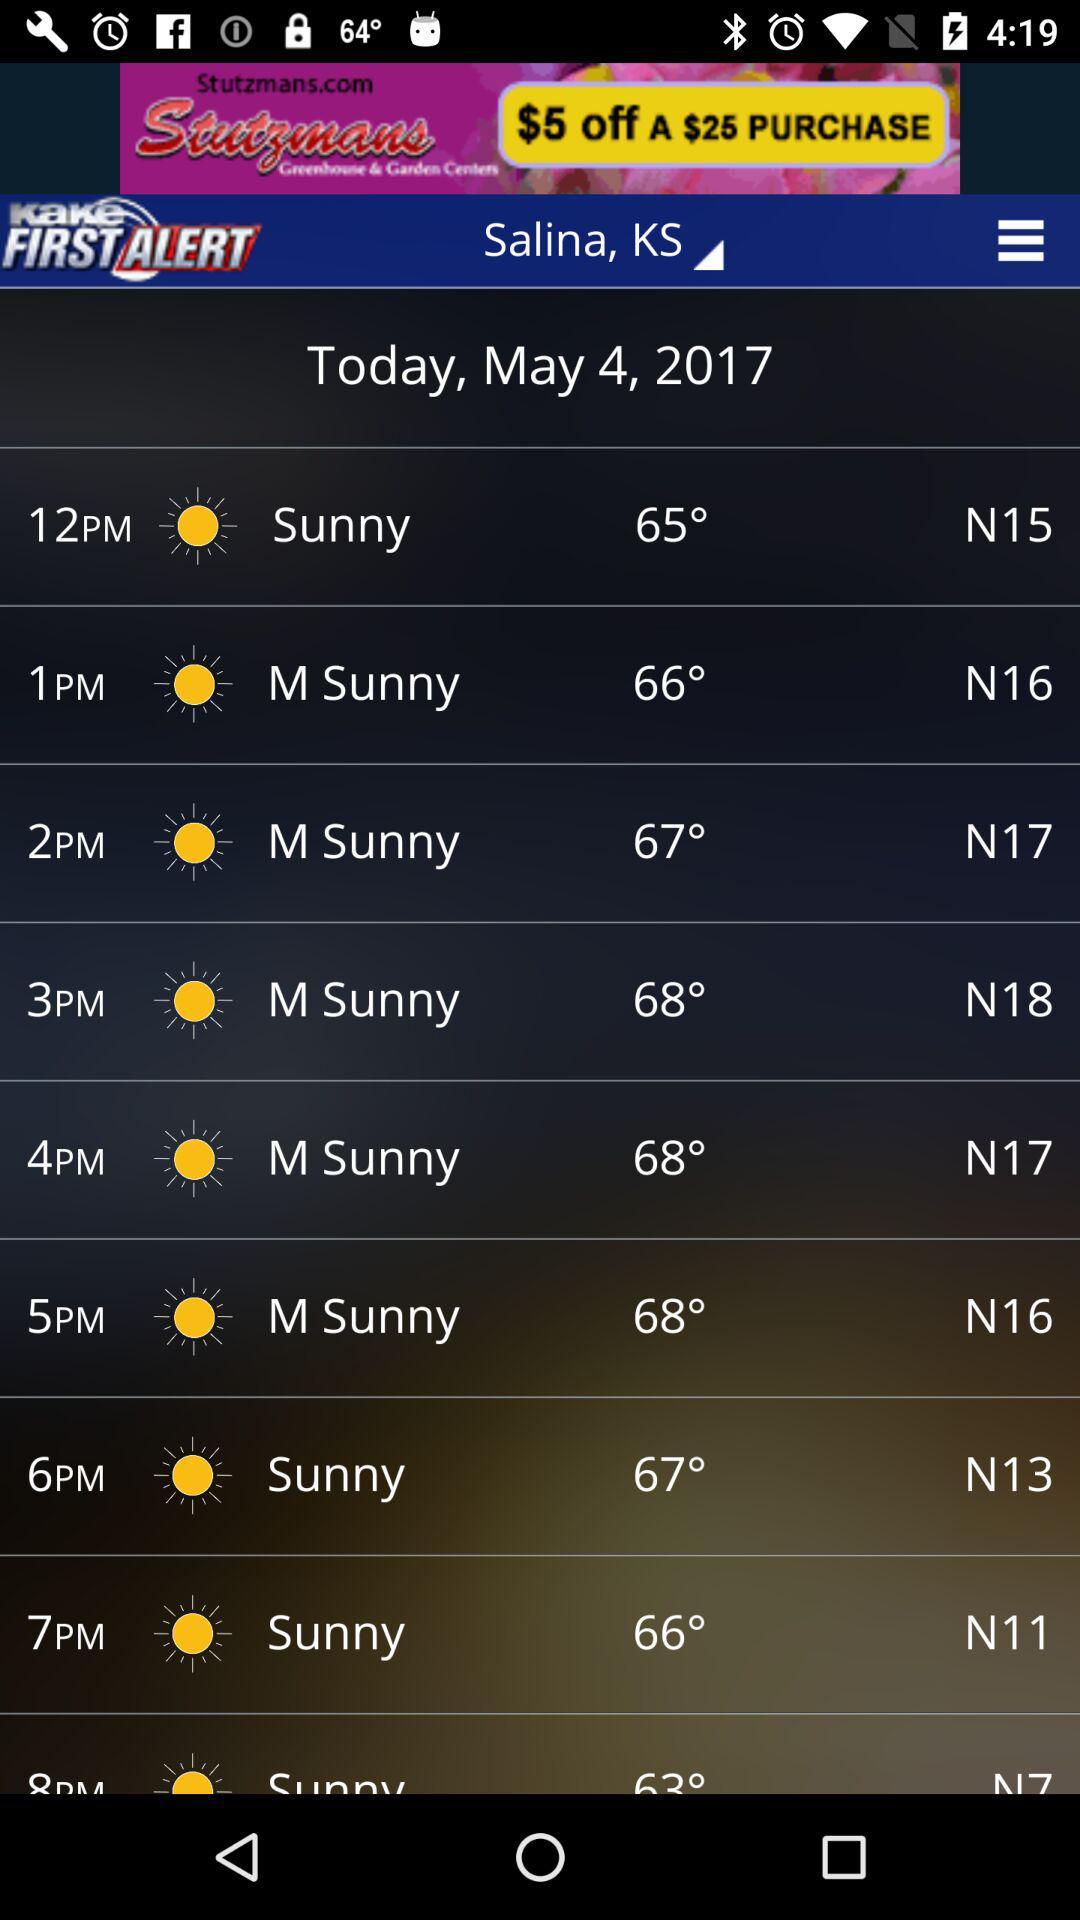 The height and width of the screenshot is (1920, 1080). What do you see at coordinates (540, 127) in the screenshot?
I see `advertisement` at bounding box center [540, 127].